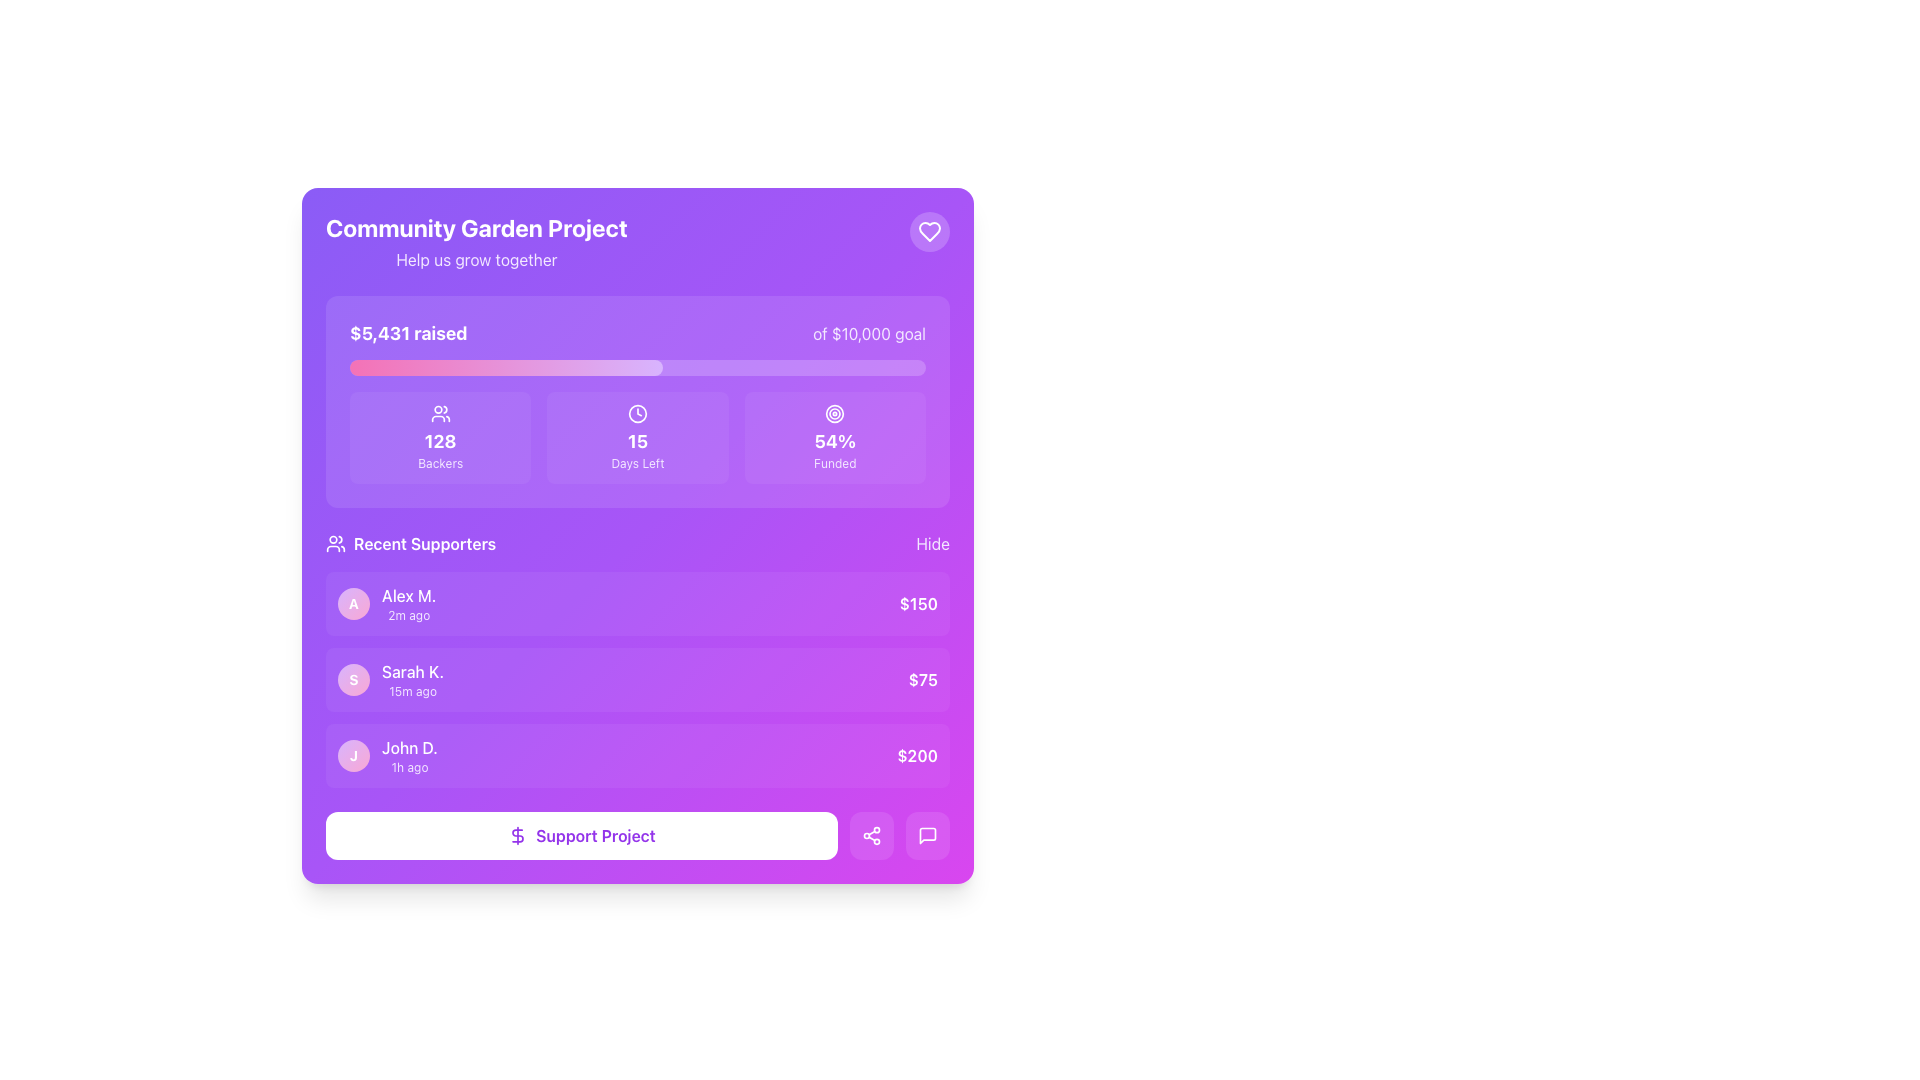  Describe the element at coordinates (637, 412) in the screenshot. I see `the SVG circle element representing the clock face in the 'Days Left' section of the icon, located between the 'Backers' and 'Funded' metrics` at that location.